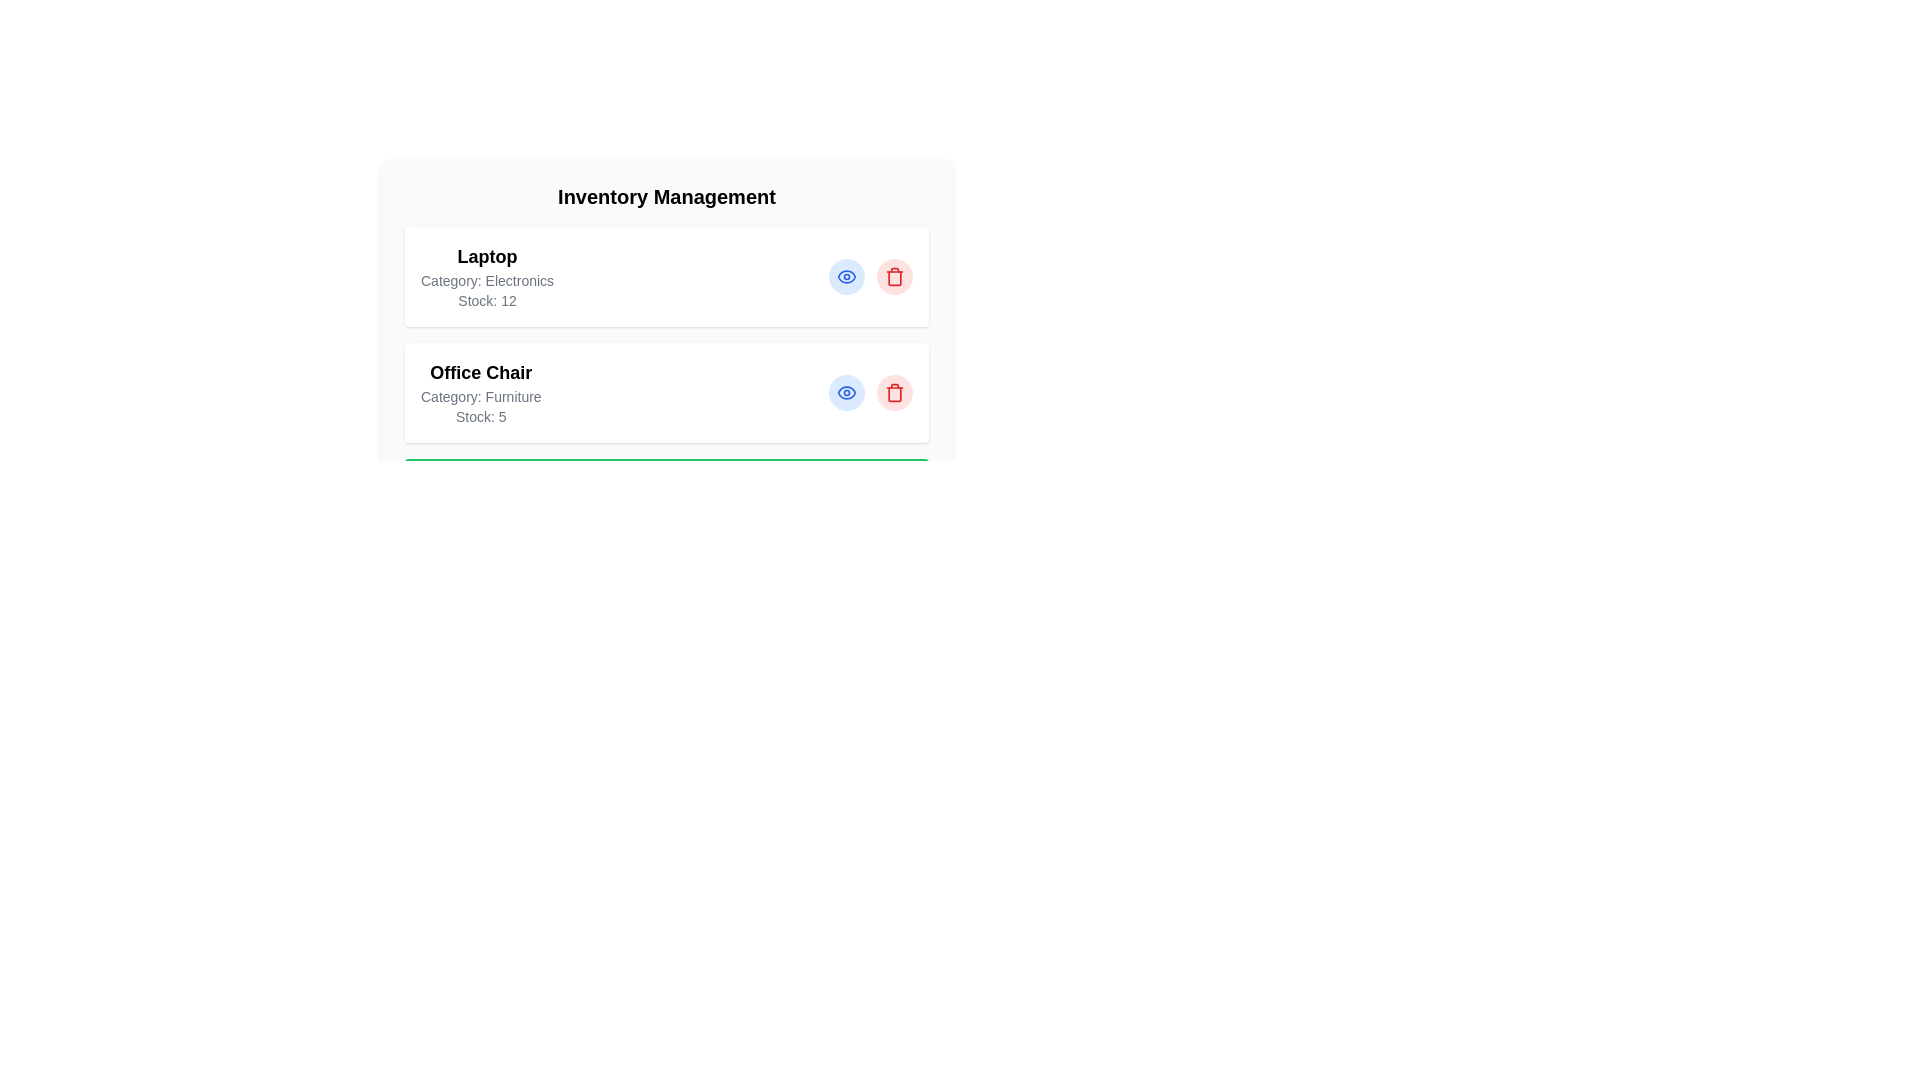 The width and height of the screenshot is (1920, 1080). What do you see at coordinates (481, 397) in the screenshot?
I see `the text Category: Furniture within the component` at bounding box center [481, 397].